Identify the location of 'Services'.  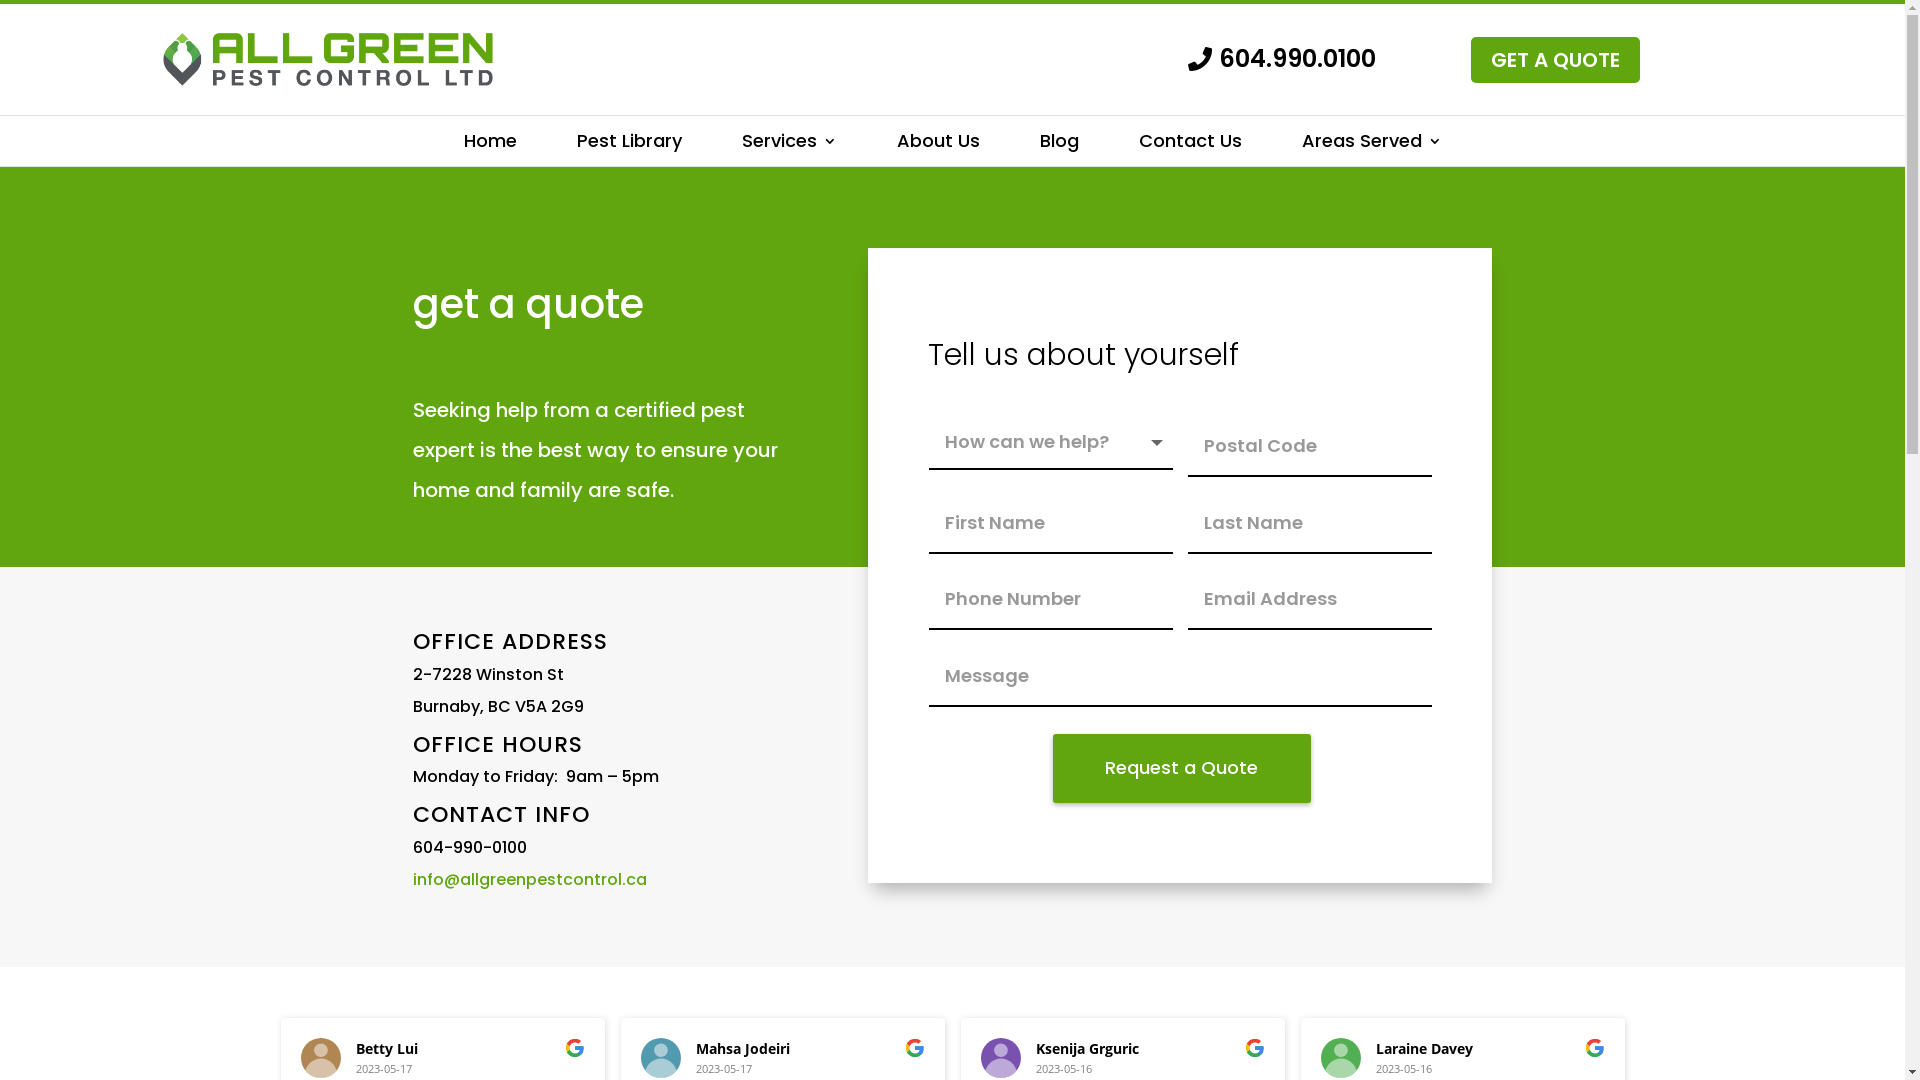
(788, 144).